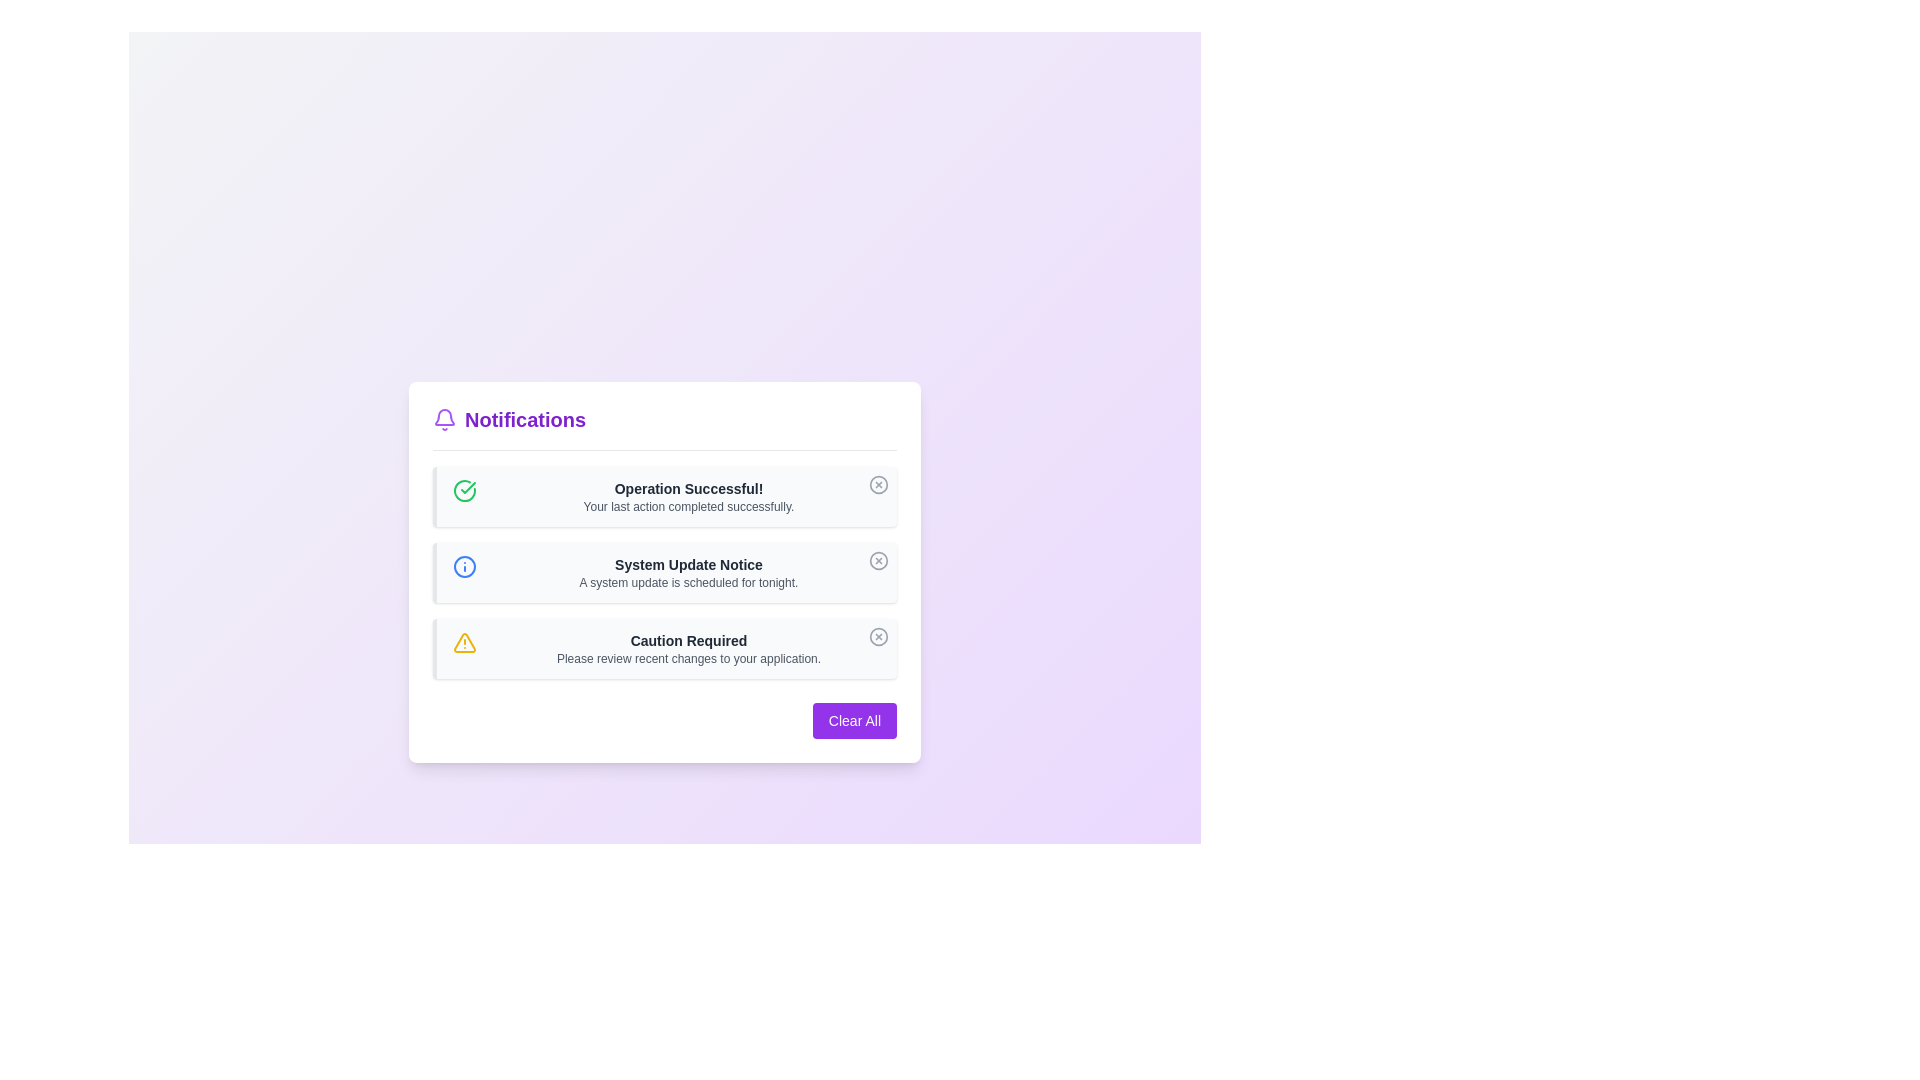  Describe the element at coordinates (464, 642) in the screenshot. I see `the triangular alert icon in the 'Caution Required' notification item, located near the left side of the item` at that location.